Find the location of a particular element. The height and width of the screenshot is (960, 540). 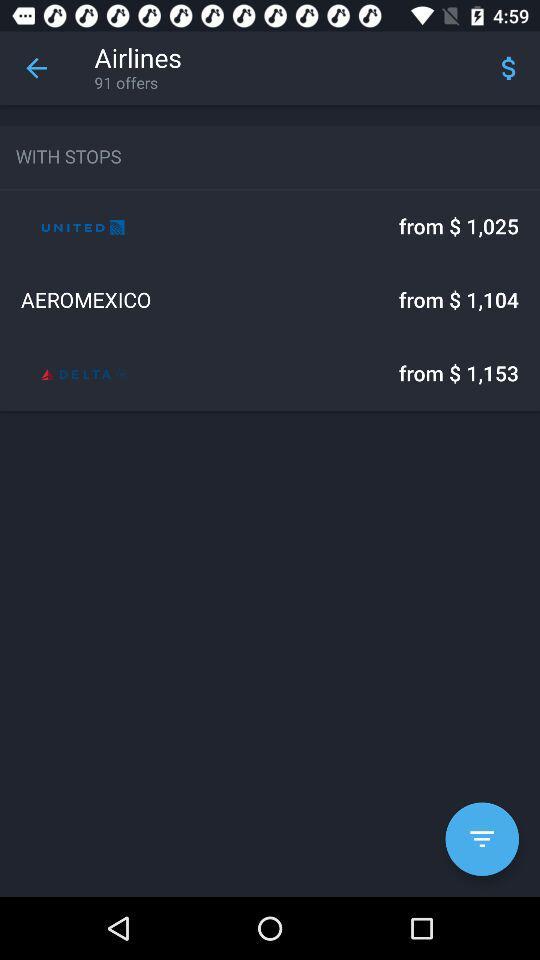

the icon next to airlines is located at coordinates (36, 68).